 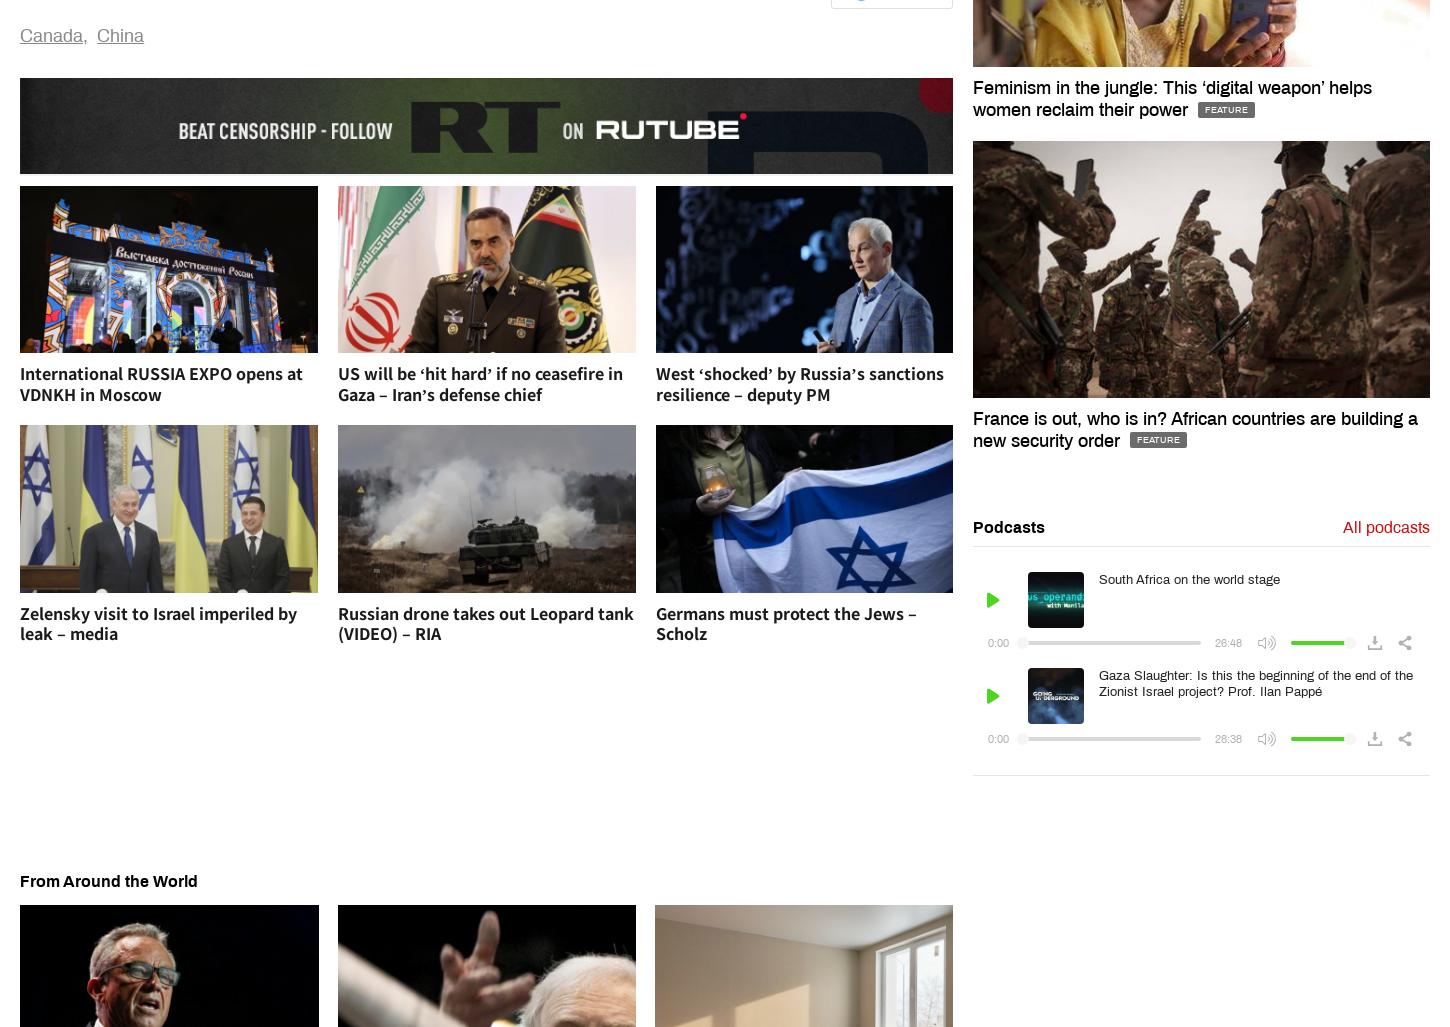 I want to click on 'France is out, who is in? African countries are building a new security order', so click(x=972, y=427).